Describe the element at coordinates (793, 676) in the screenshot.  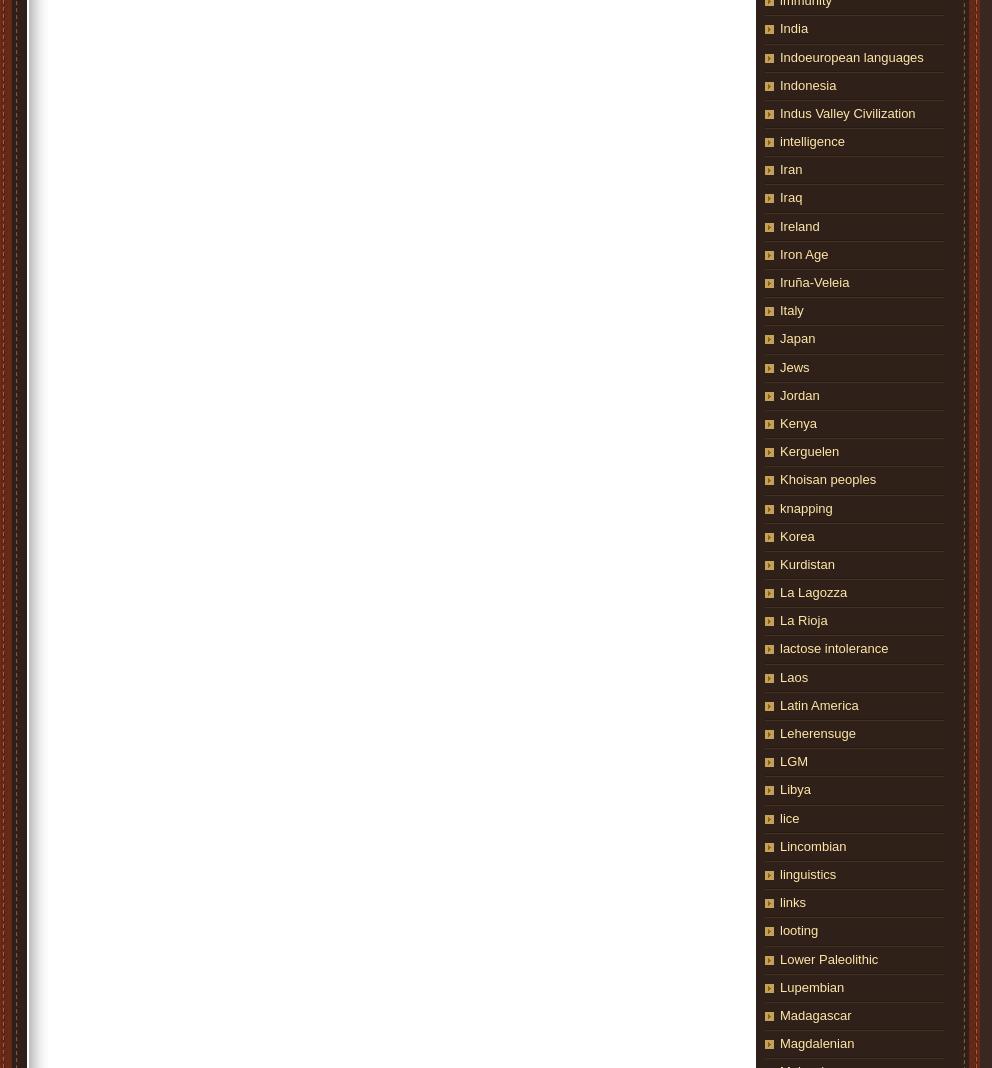
I see `'Laos'` at that location.